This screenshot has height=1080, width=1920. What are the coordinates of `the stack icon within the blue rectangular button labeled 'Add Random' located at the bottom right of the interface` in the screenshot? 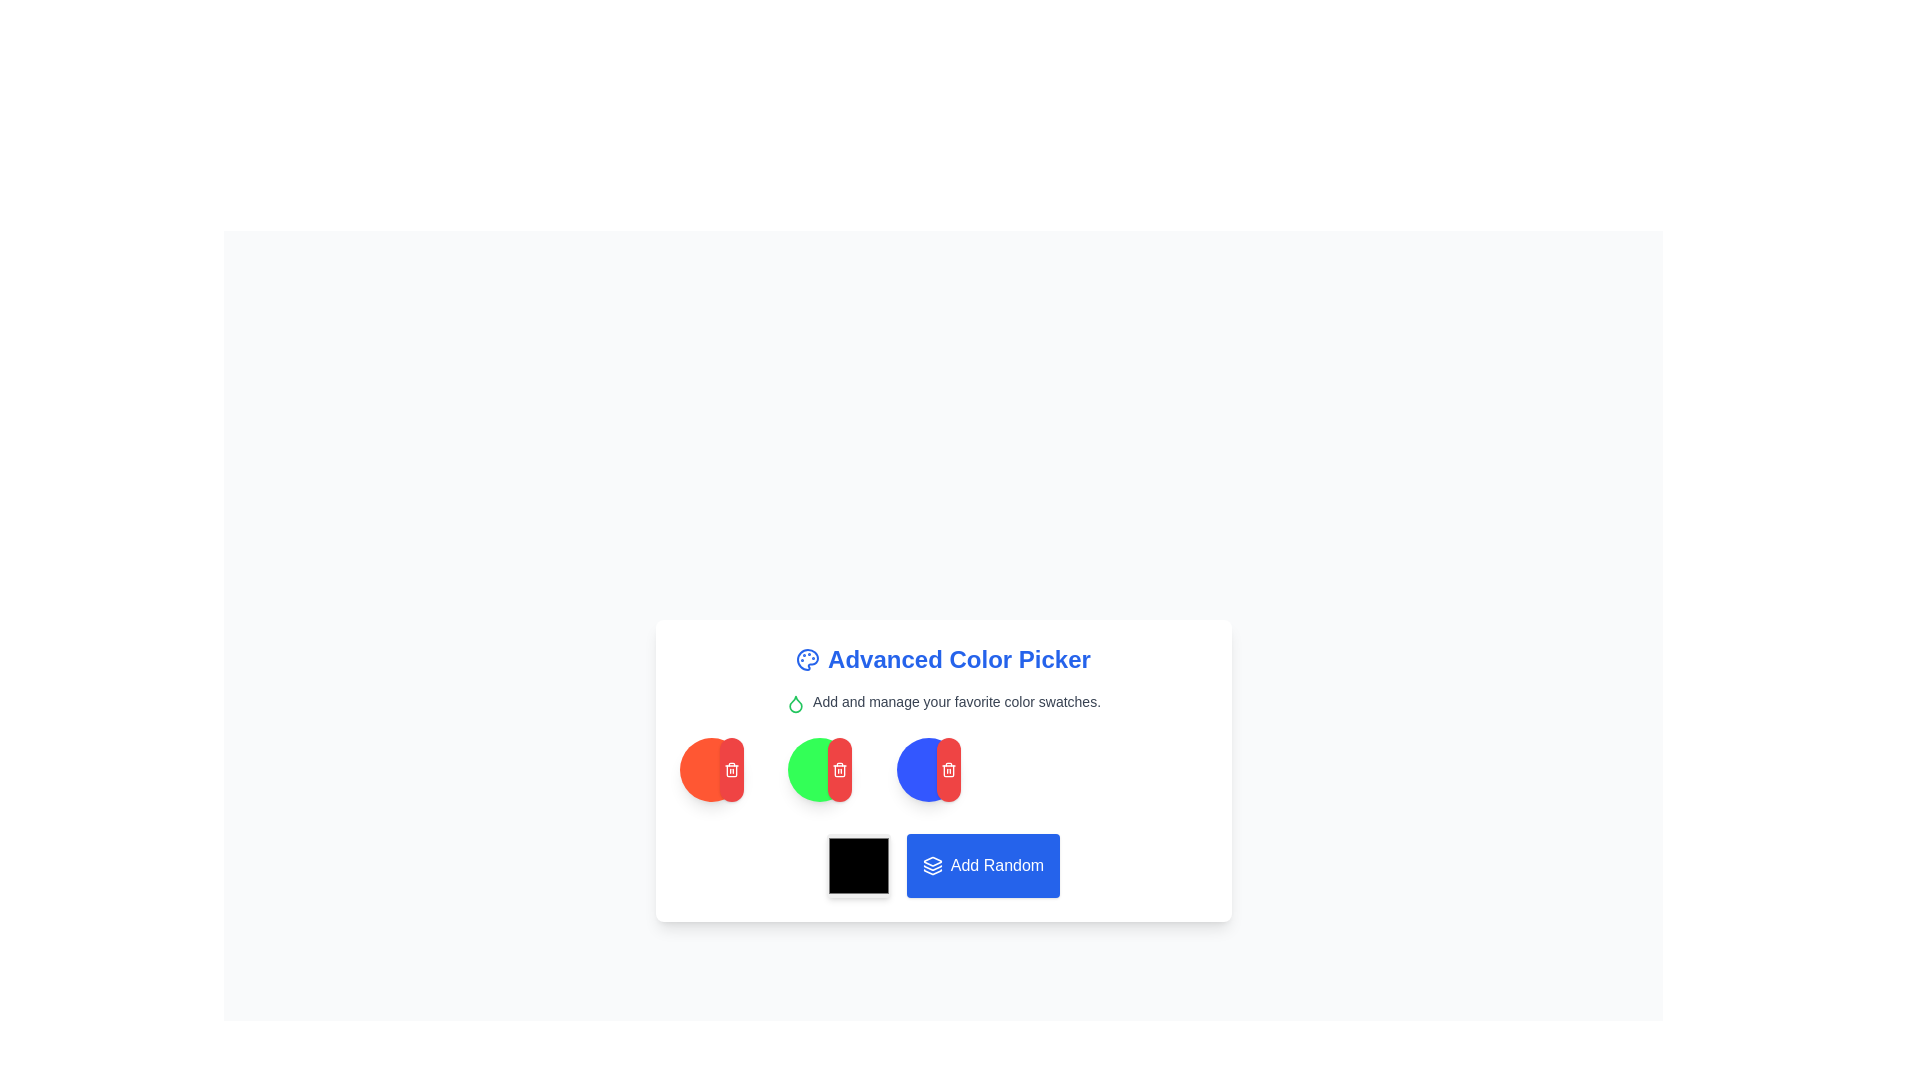 It's located at (931, 864).